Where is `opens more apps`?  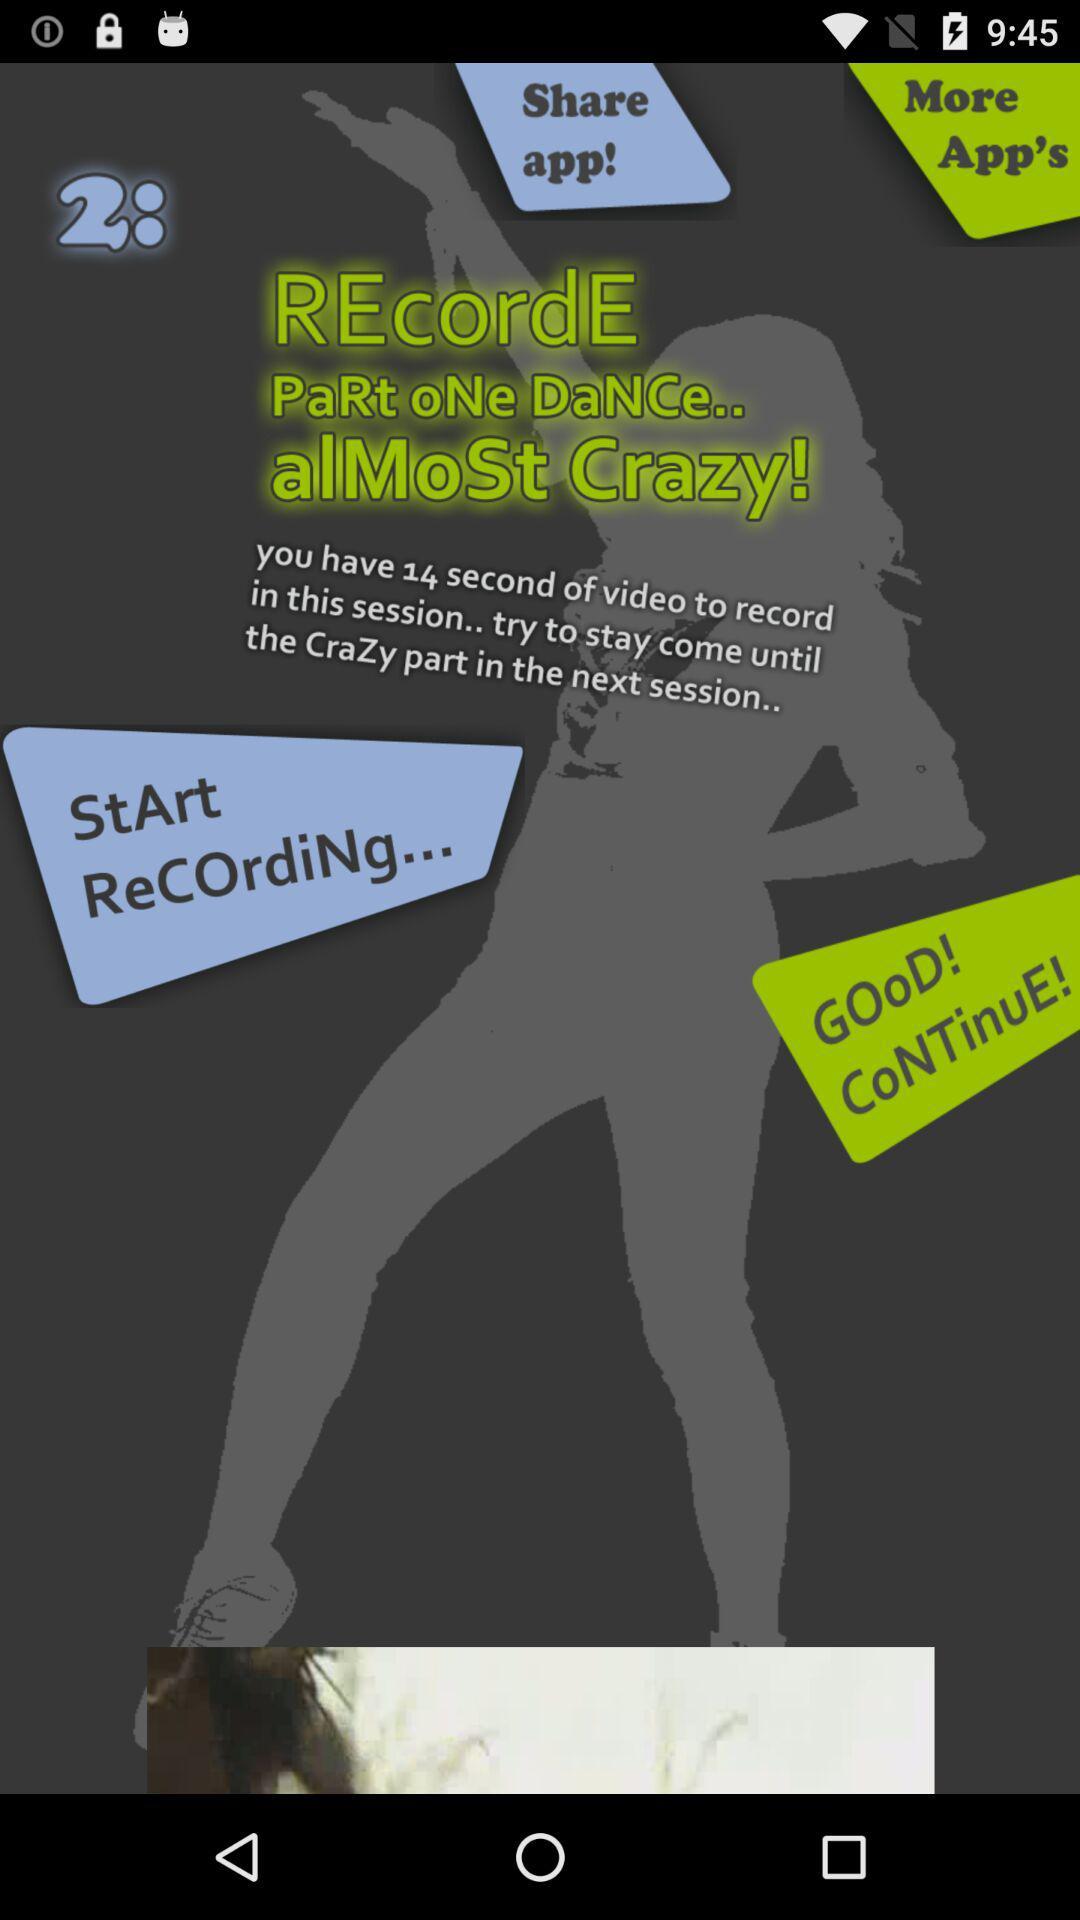 opens more apps is located at coordinates (960, 153).